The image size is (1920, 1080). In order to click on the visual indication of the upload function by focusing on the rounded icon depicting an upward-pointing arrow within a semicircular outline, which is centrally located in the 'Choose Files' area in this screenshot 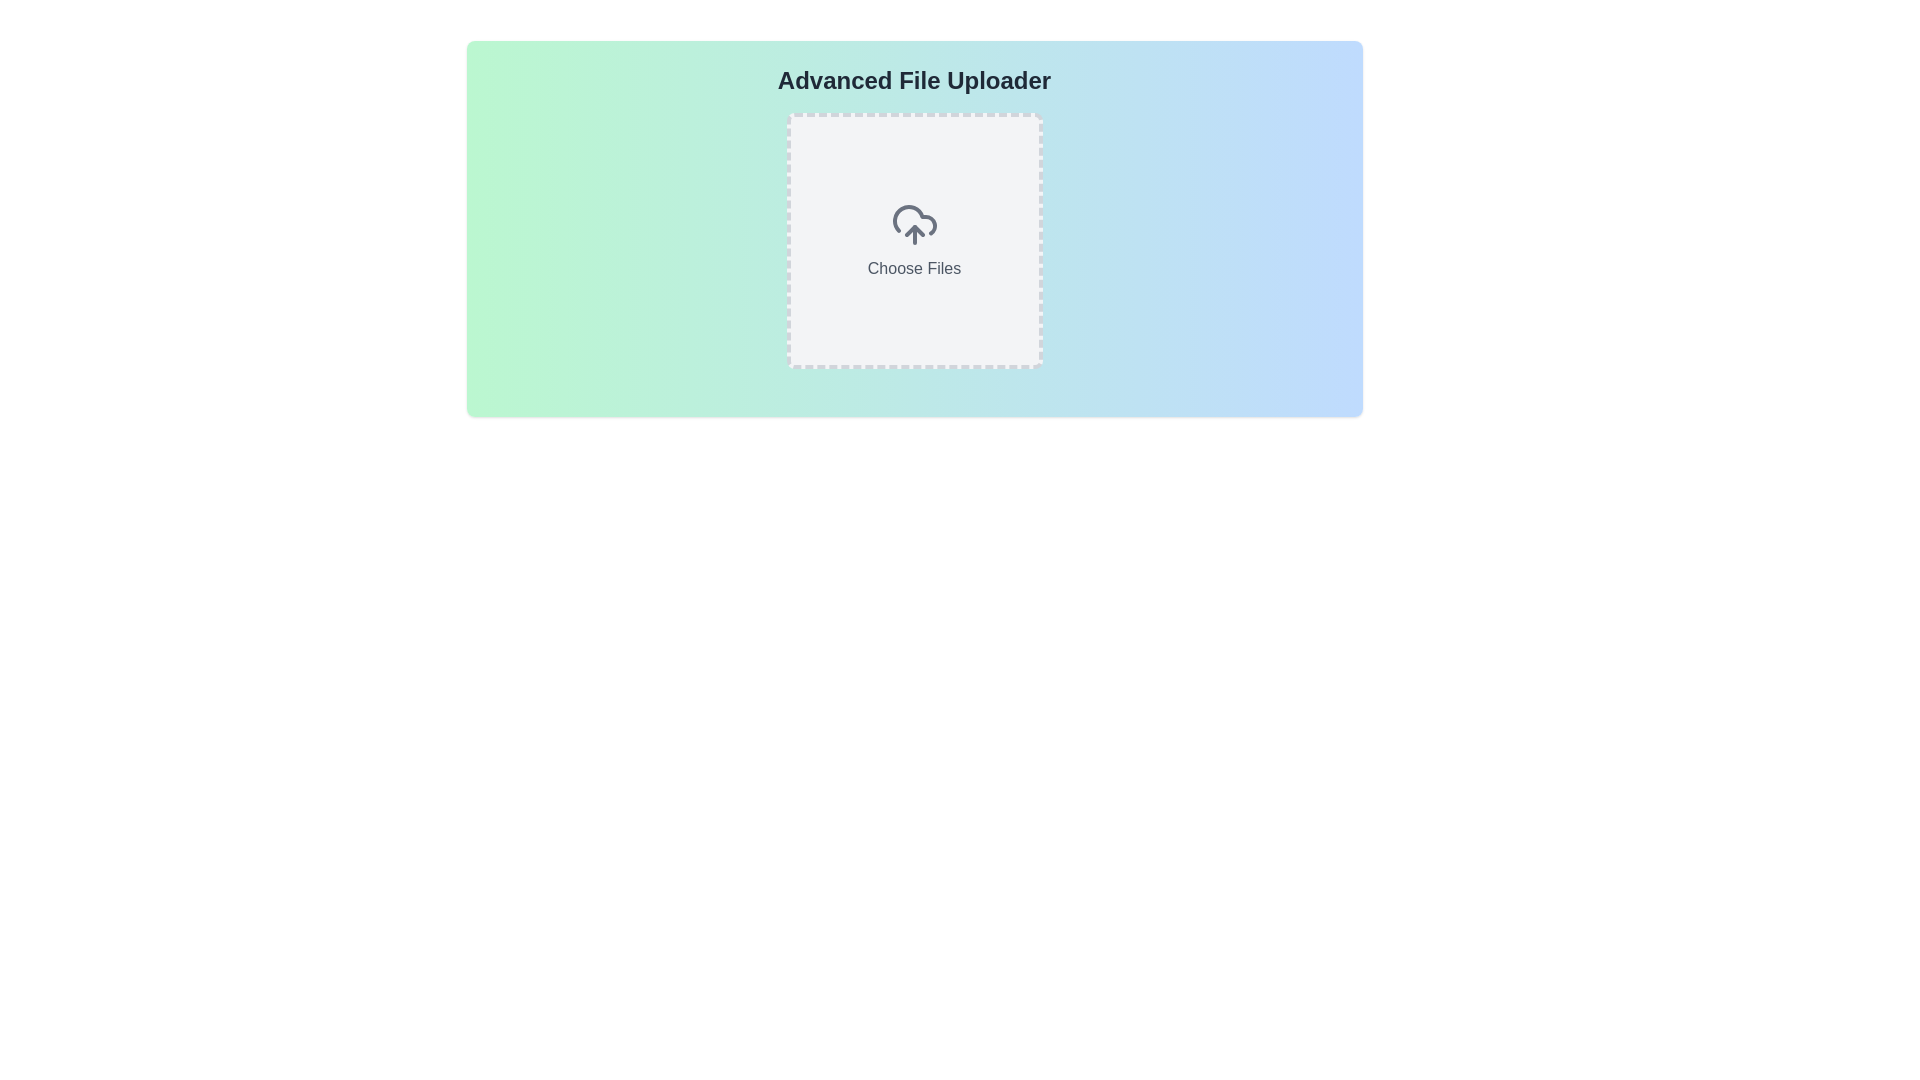, I will do `click(913, 224)`.